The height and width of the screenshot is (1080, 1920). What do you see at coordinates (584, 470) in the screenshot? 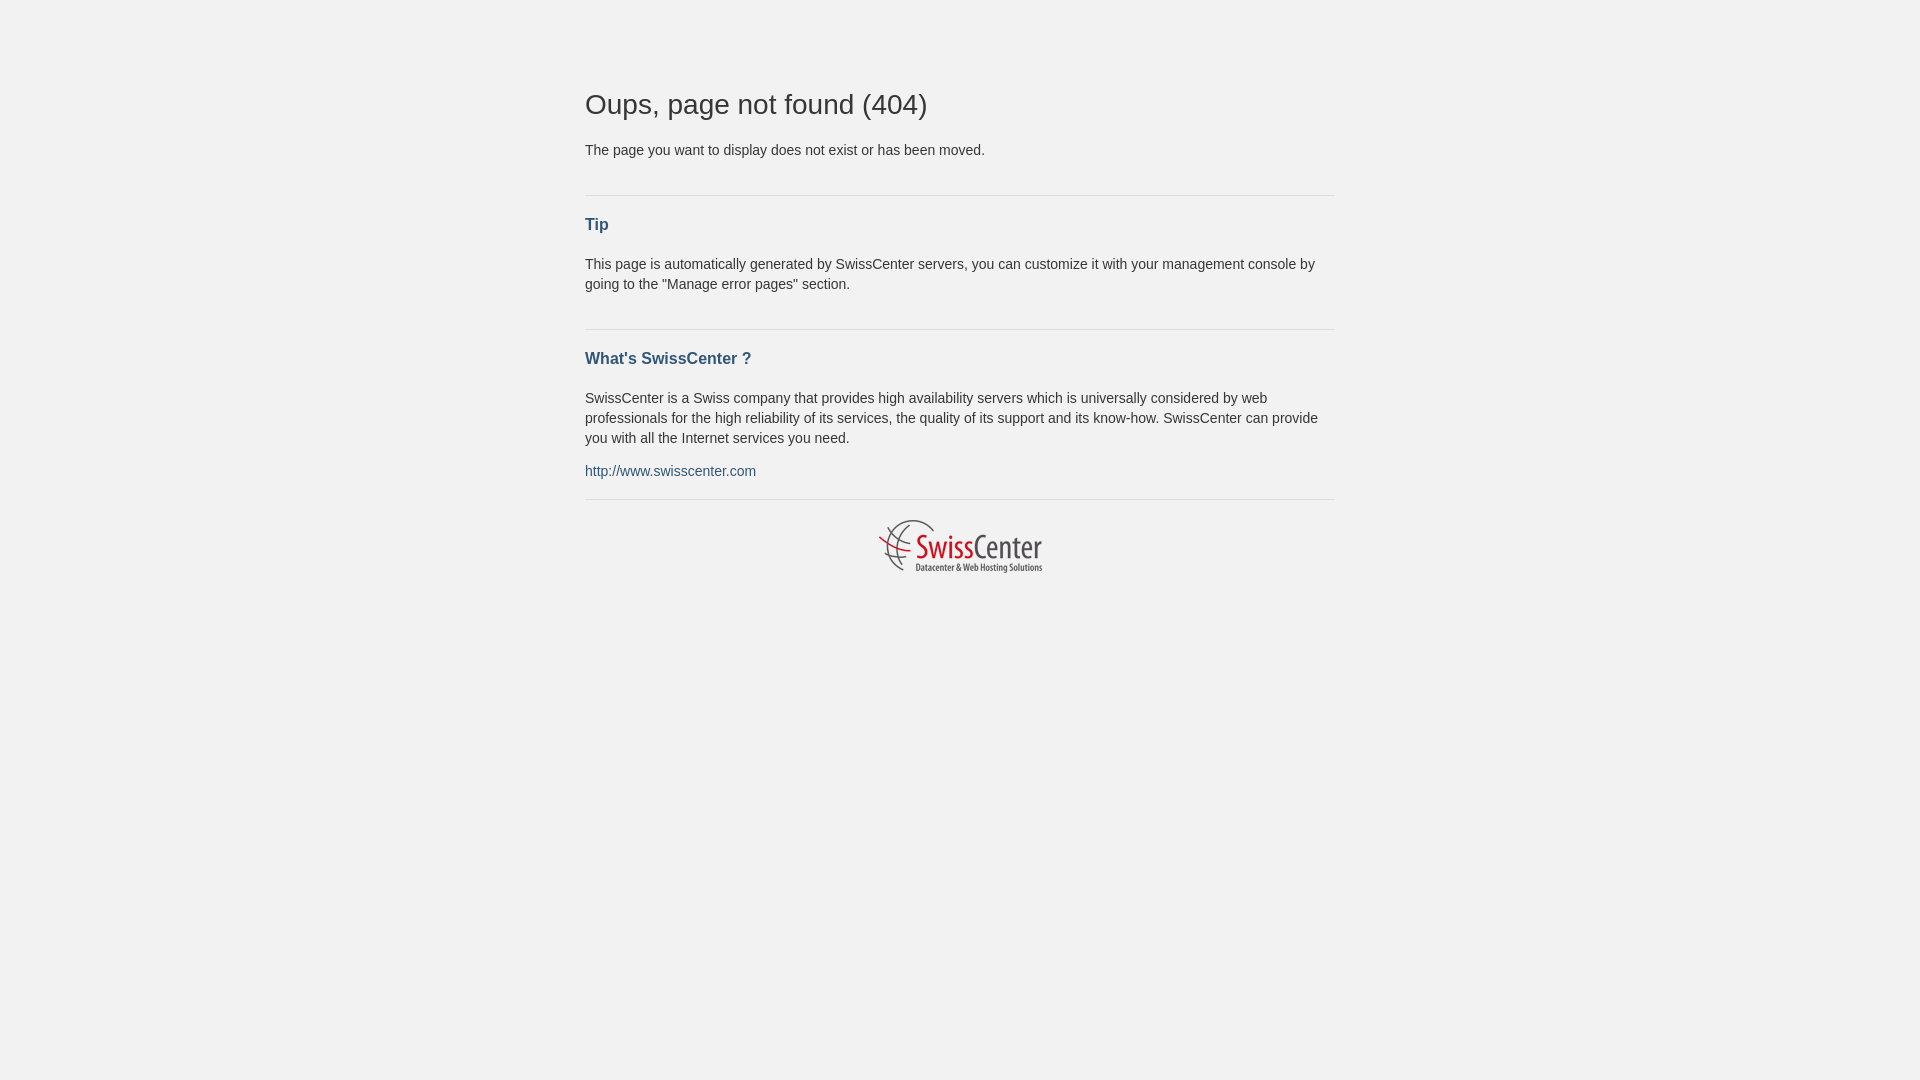
I see `'http://www.swisscenter.com'` at bounding box center [584, 470].